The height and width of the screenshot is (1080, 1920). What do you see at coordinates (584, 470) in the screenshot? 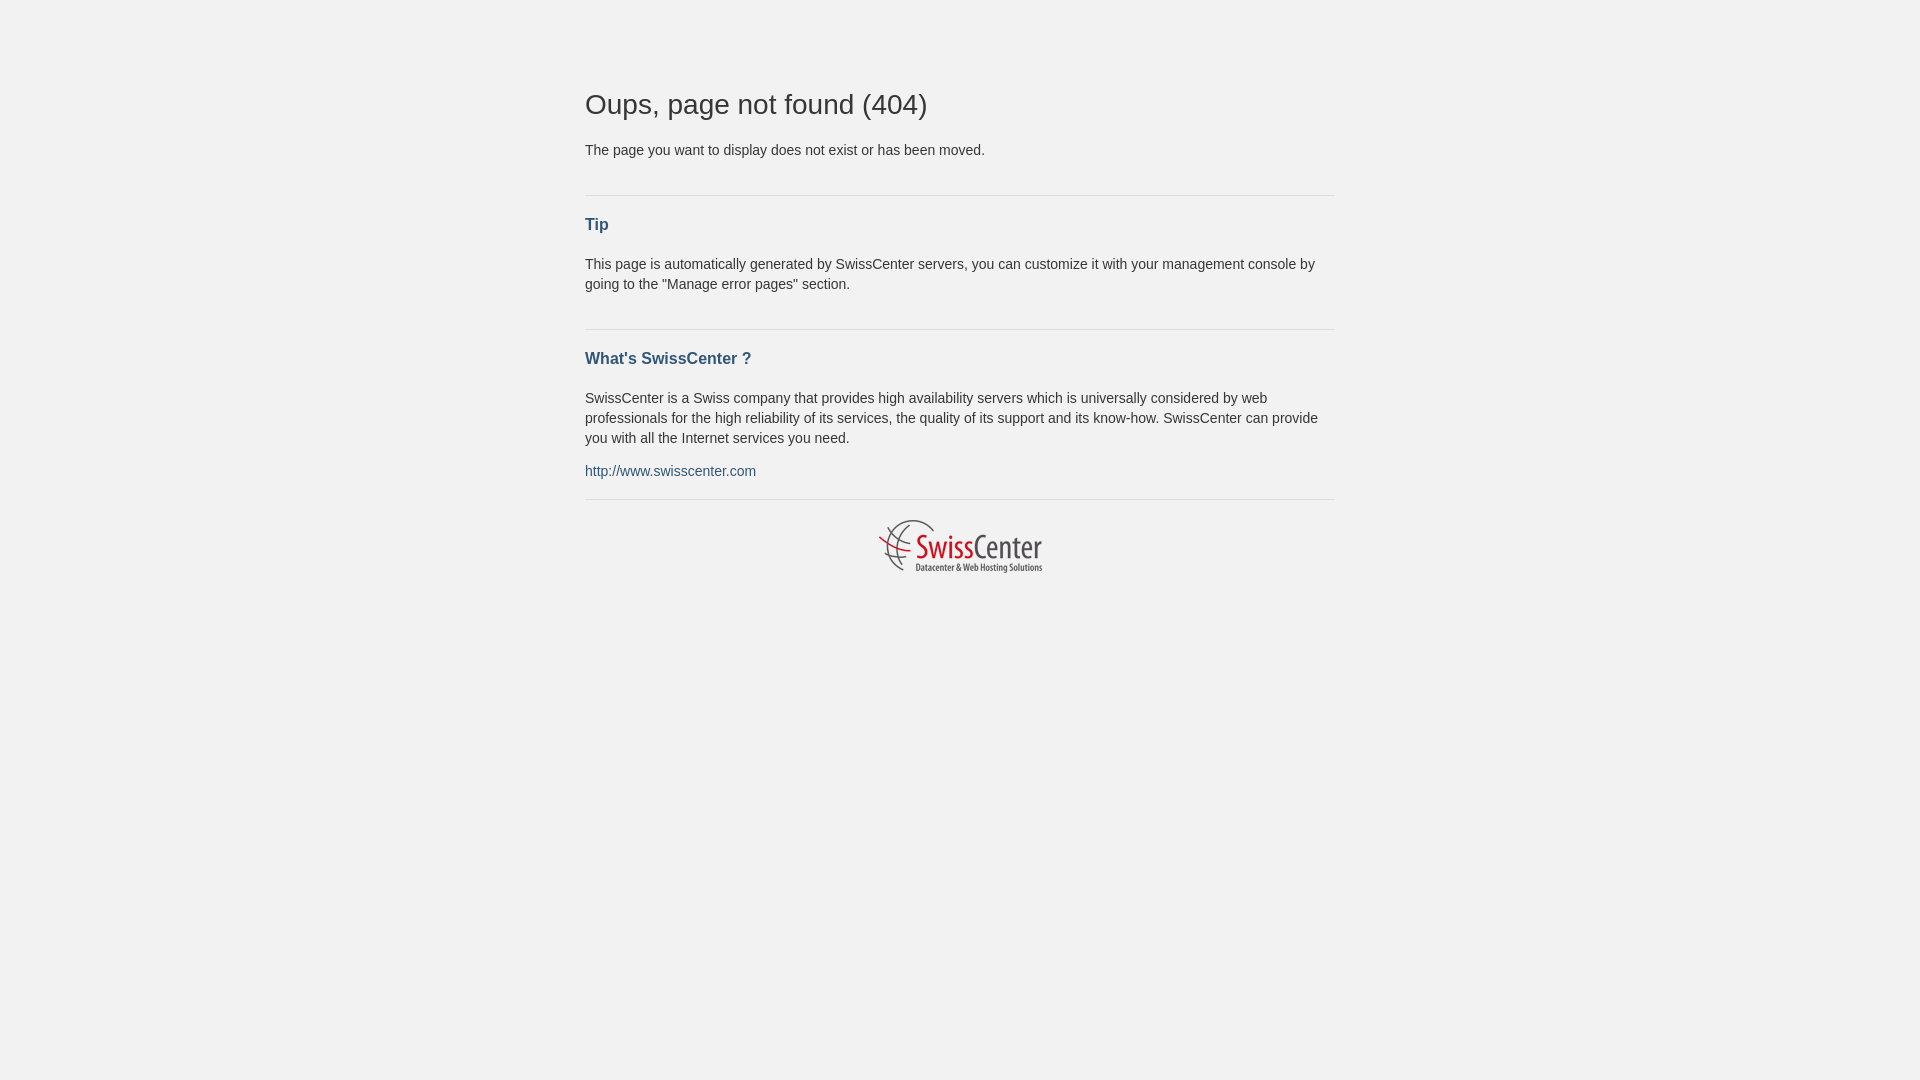
I see `'http://www.swisscenter.com'` at bounding box center [584, 470].